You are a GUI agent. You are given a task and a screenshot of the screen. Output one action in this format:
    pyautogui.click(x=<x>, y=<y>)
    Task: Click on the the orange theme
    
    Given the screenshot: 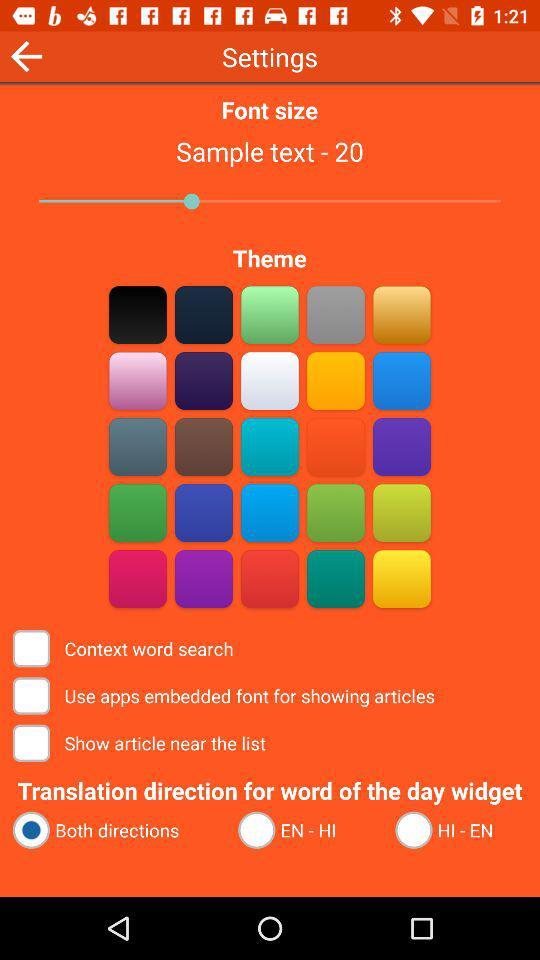 What is the action you would take?
    pyautogui.click(x=335, y=446)
    